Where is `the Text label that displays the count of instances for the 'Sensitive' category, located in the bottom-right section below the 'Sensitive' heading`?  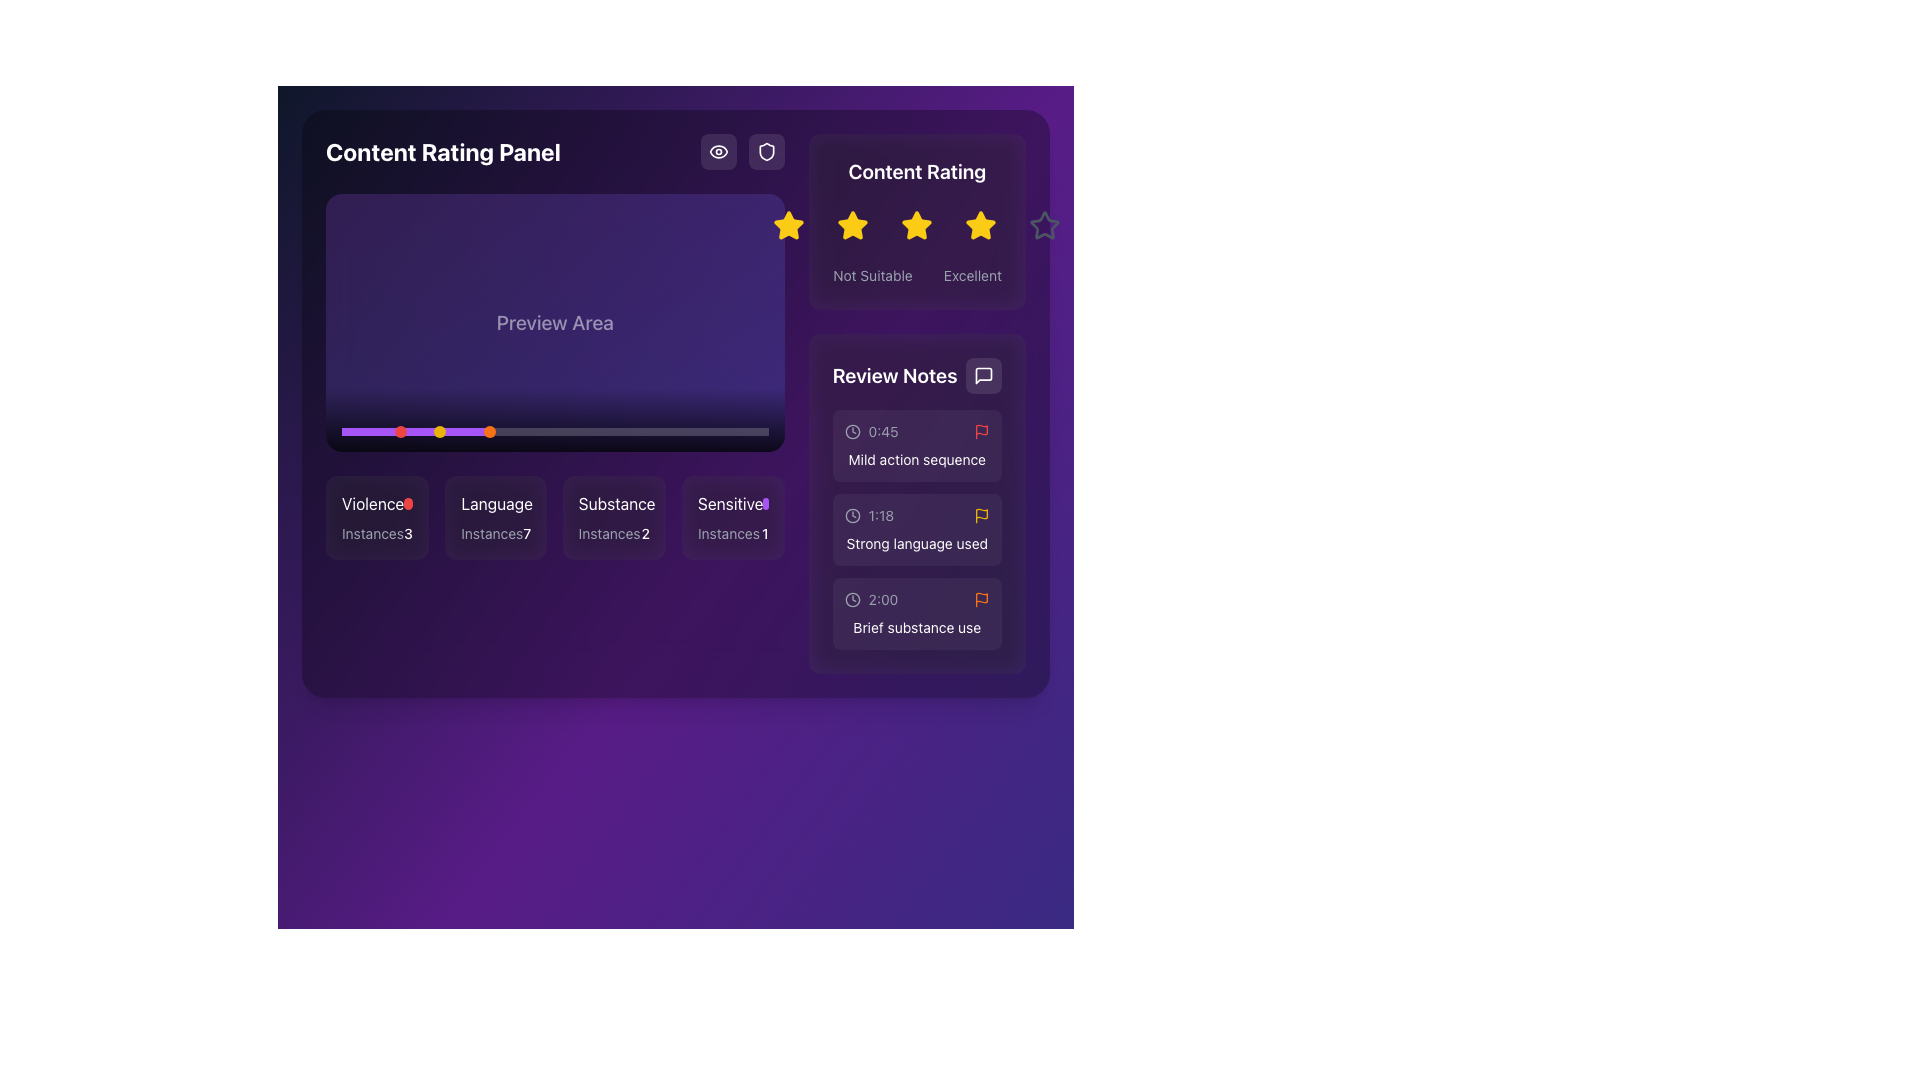
the Text label that displays the count of instances for the 'Sensitive' category, located in the bottom-right section below the 'Sensitive' heading is located at coordinates (732, 532).